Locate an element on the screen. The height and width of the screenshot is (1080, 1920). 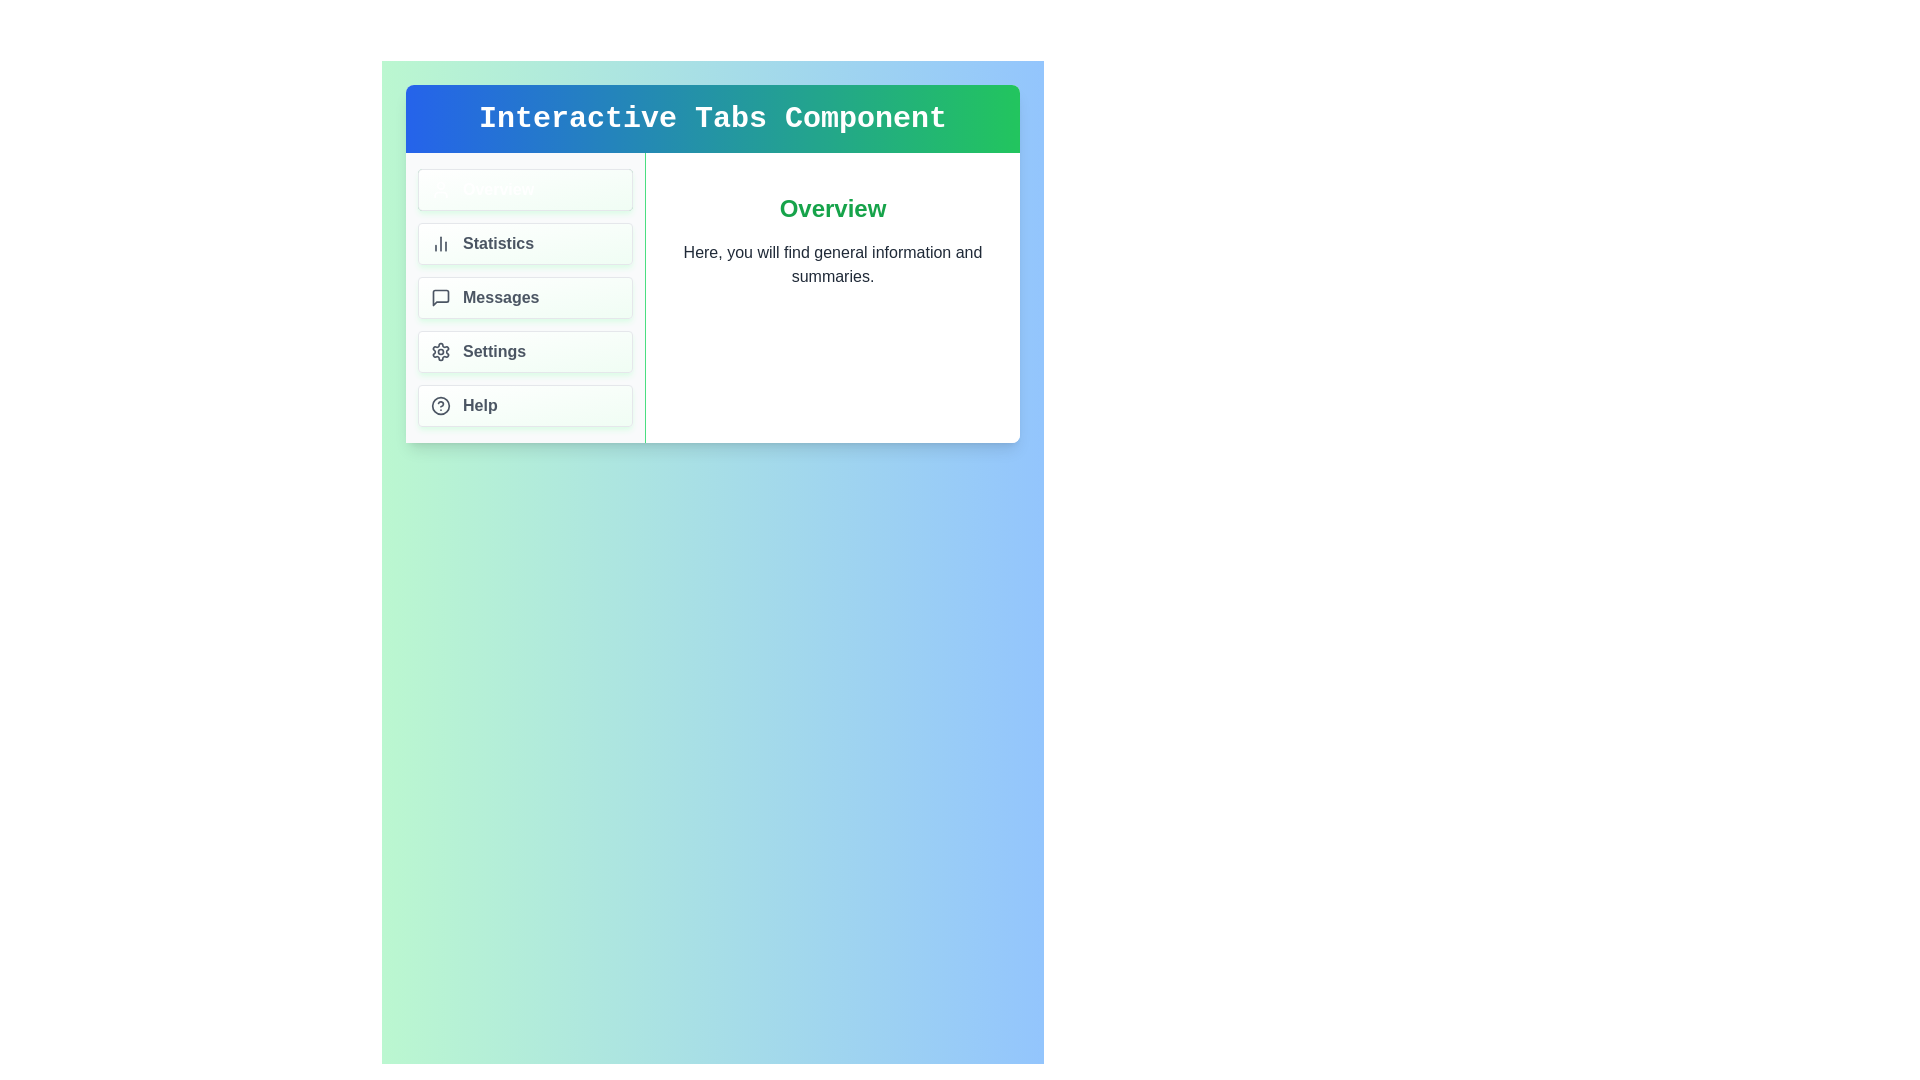
the tab labeled Statistics by clicking on its area is located at coordinates (525, 242).